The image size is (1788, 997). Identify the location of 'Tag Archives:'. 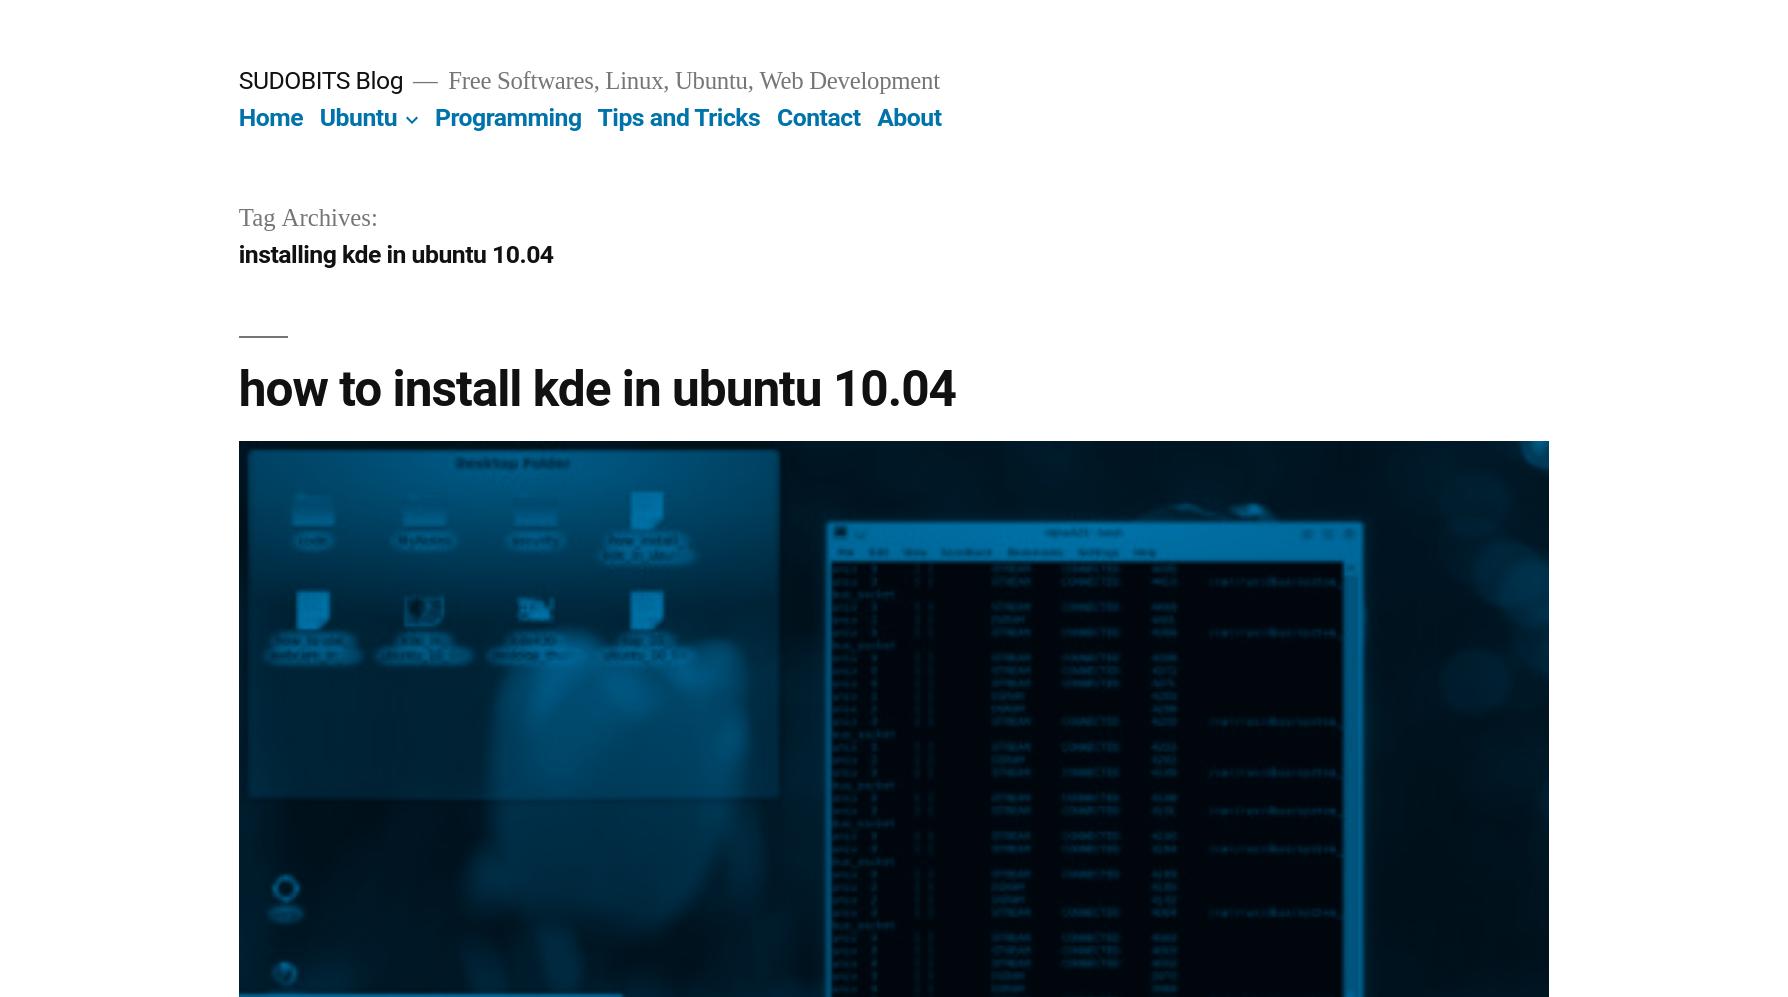
(306, 218).